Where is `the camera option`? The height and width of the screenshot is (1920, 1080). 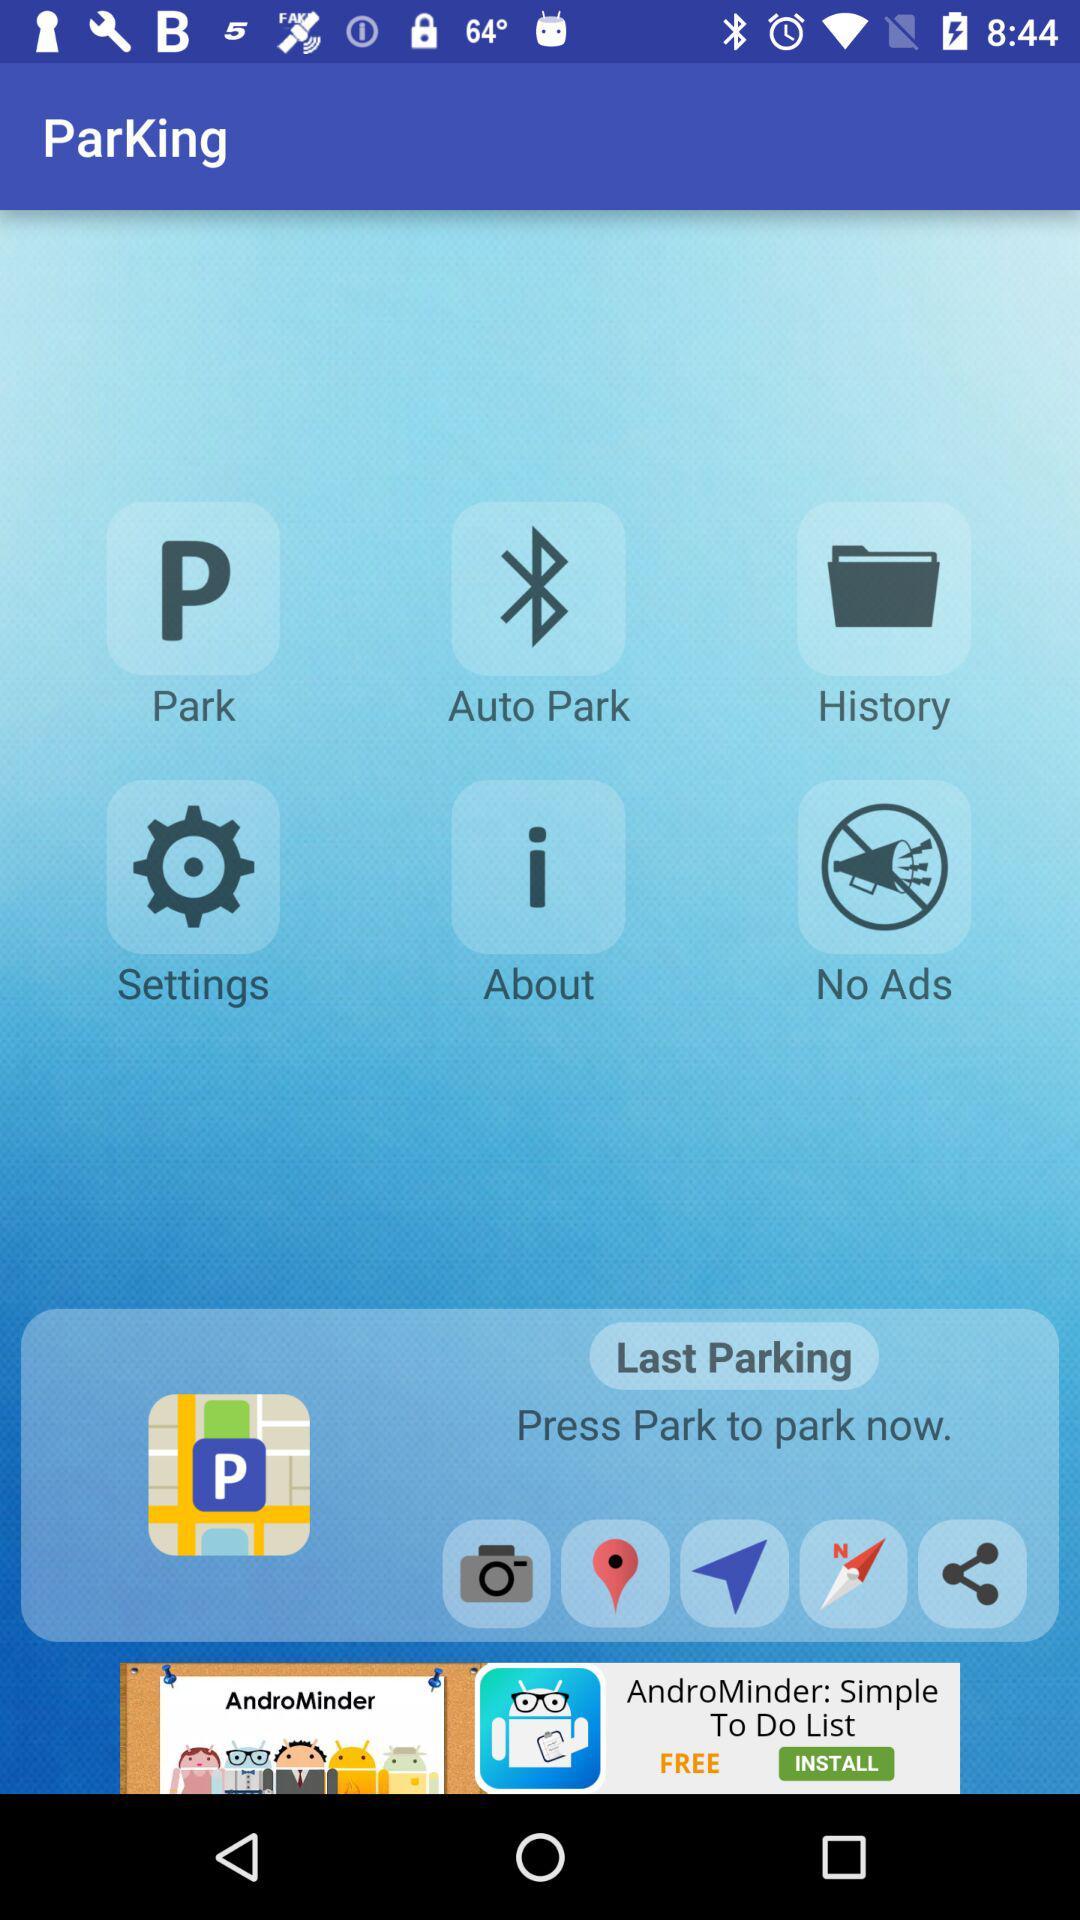 the camera option is located at coordinates (495, 1572).